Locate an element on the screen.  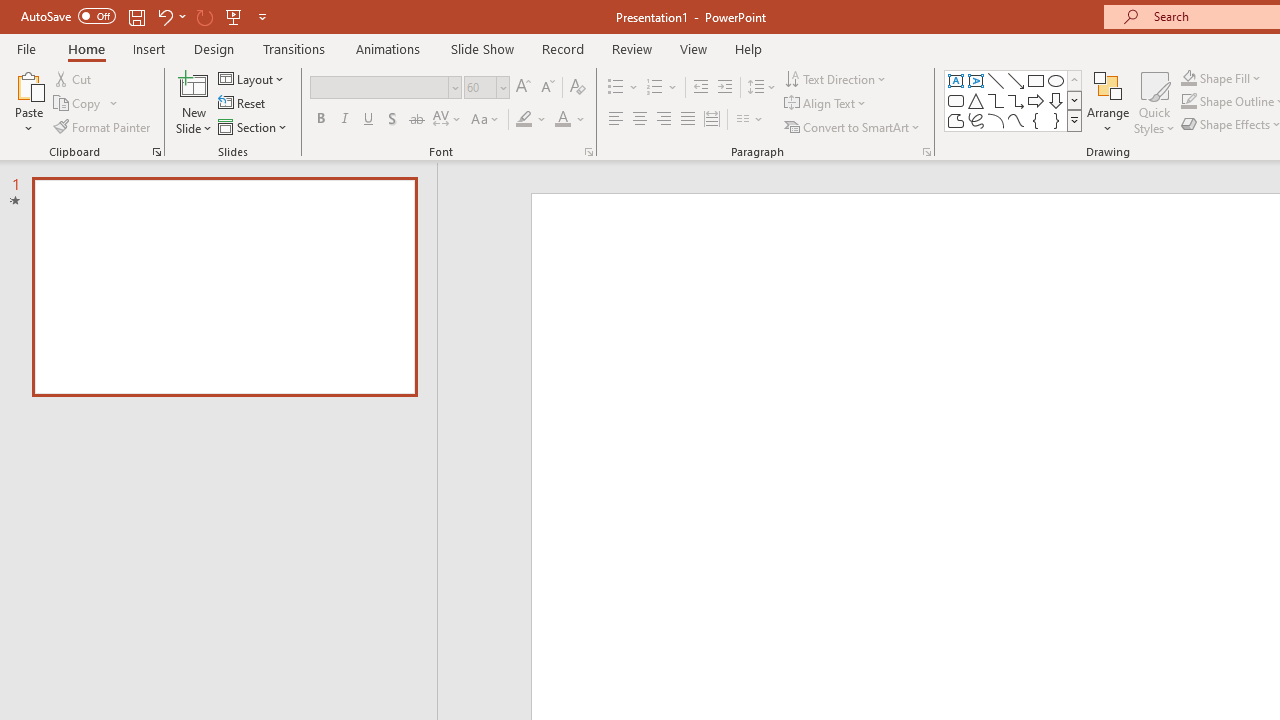
'Reset' is located at coordinates (242, 103).